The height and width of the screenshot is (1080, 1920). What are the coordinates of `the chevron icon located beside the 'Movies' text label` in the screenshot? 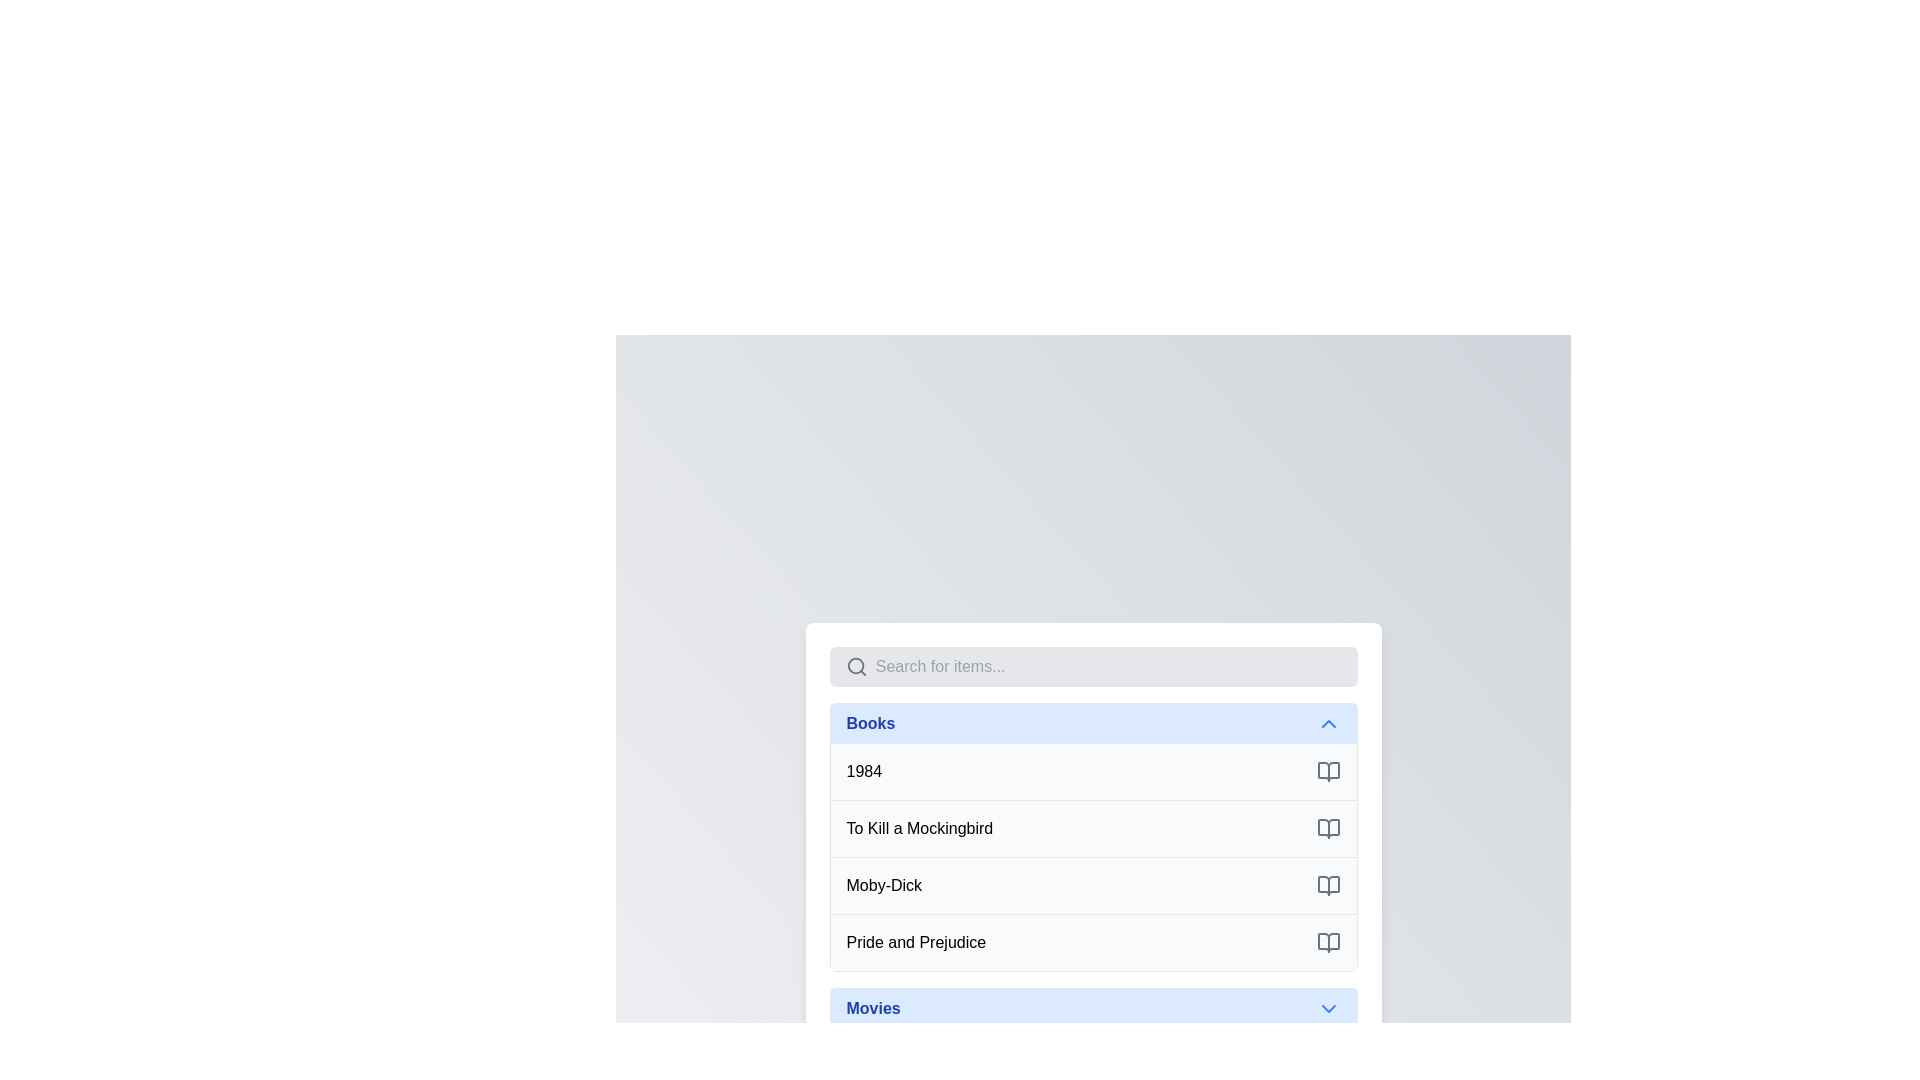 It's located at (1328, 1008).